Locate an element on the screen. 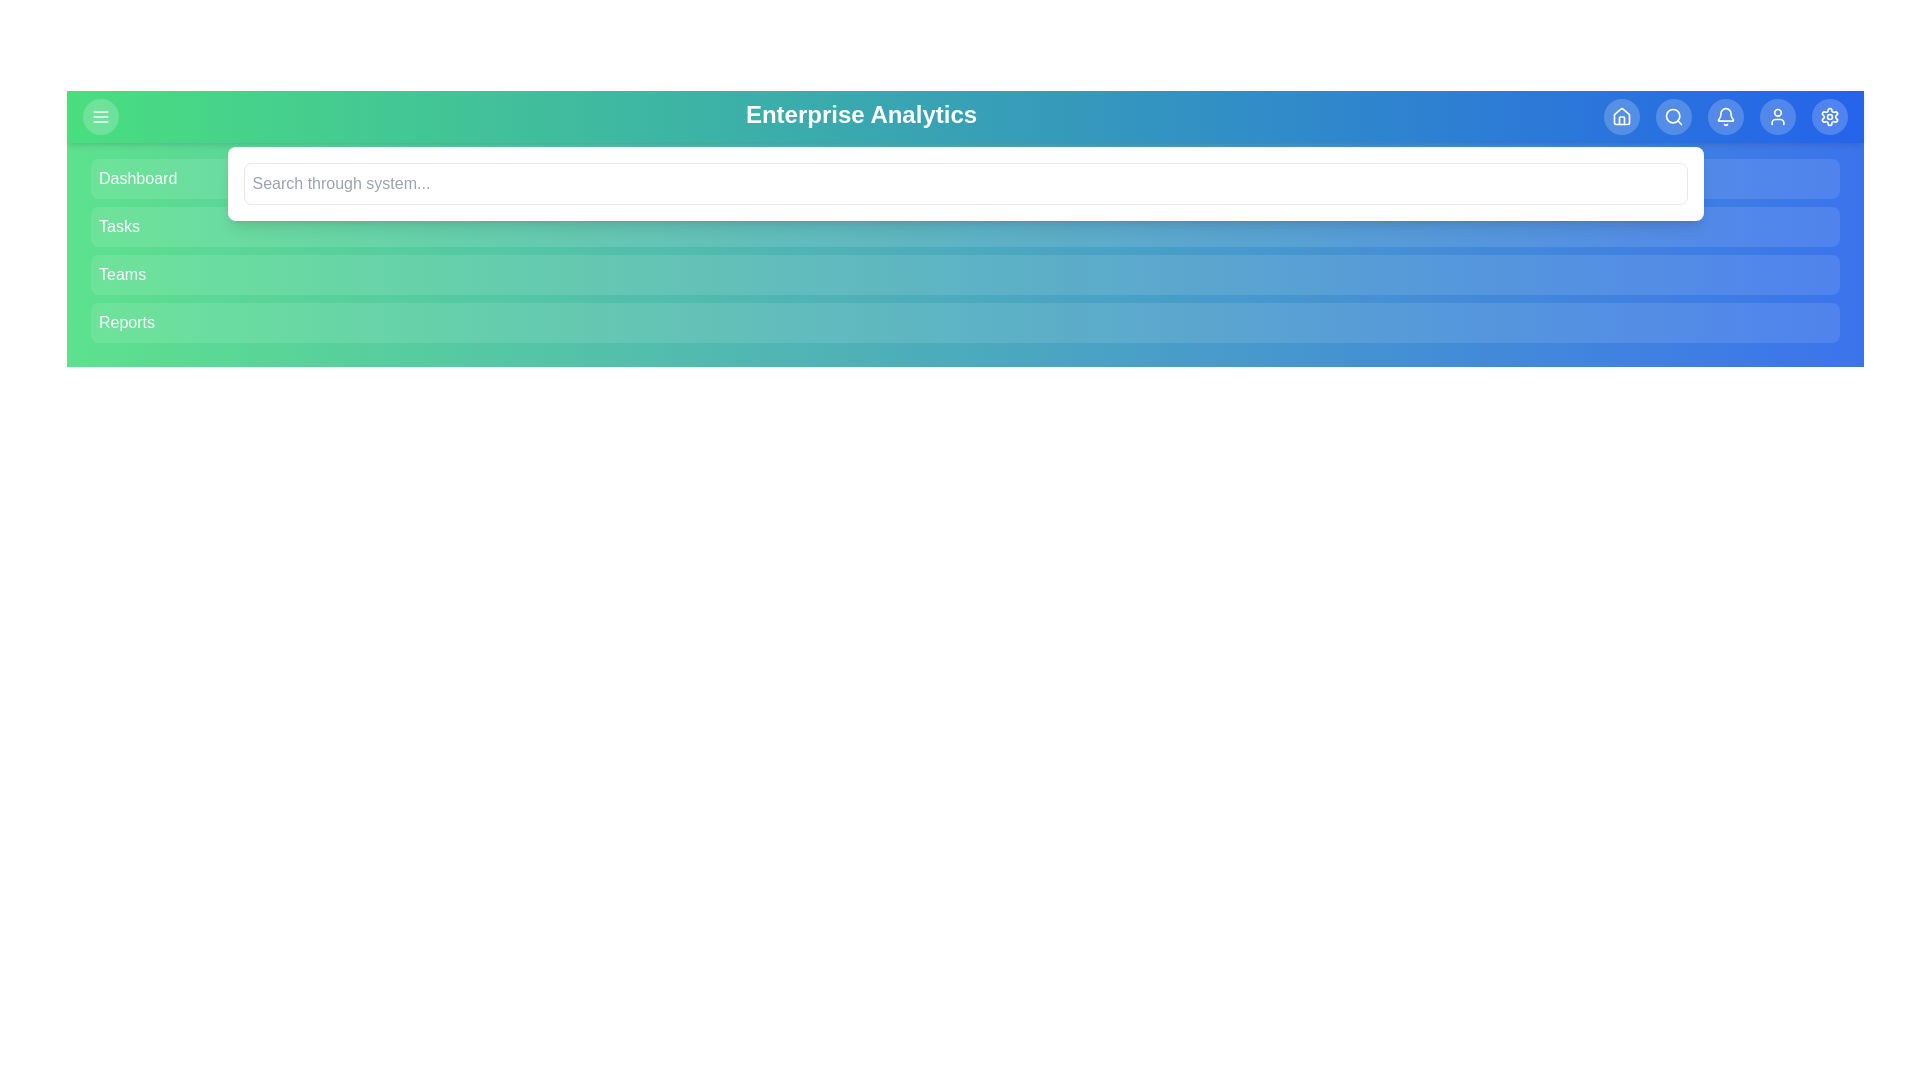 Image resolution: width=1920 pixels, height=1080 pixels. the menu item Tasks to navigate to its respective section is located at coordinates (965, 226).